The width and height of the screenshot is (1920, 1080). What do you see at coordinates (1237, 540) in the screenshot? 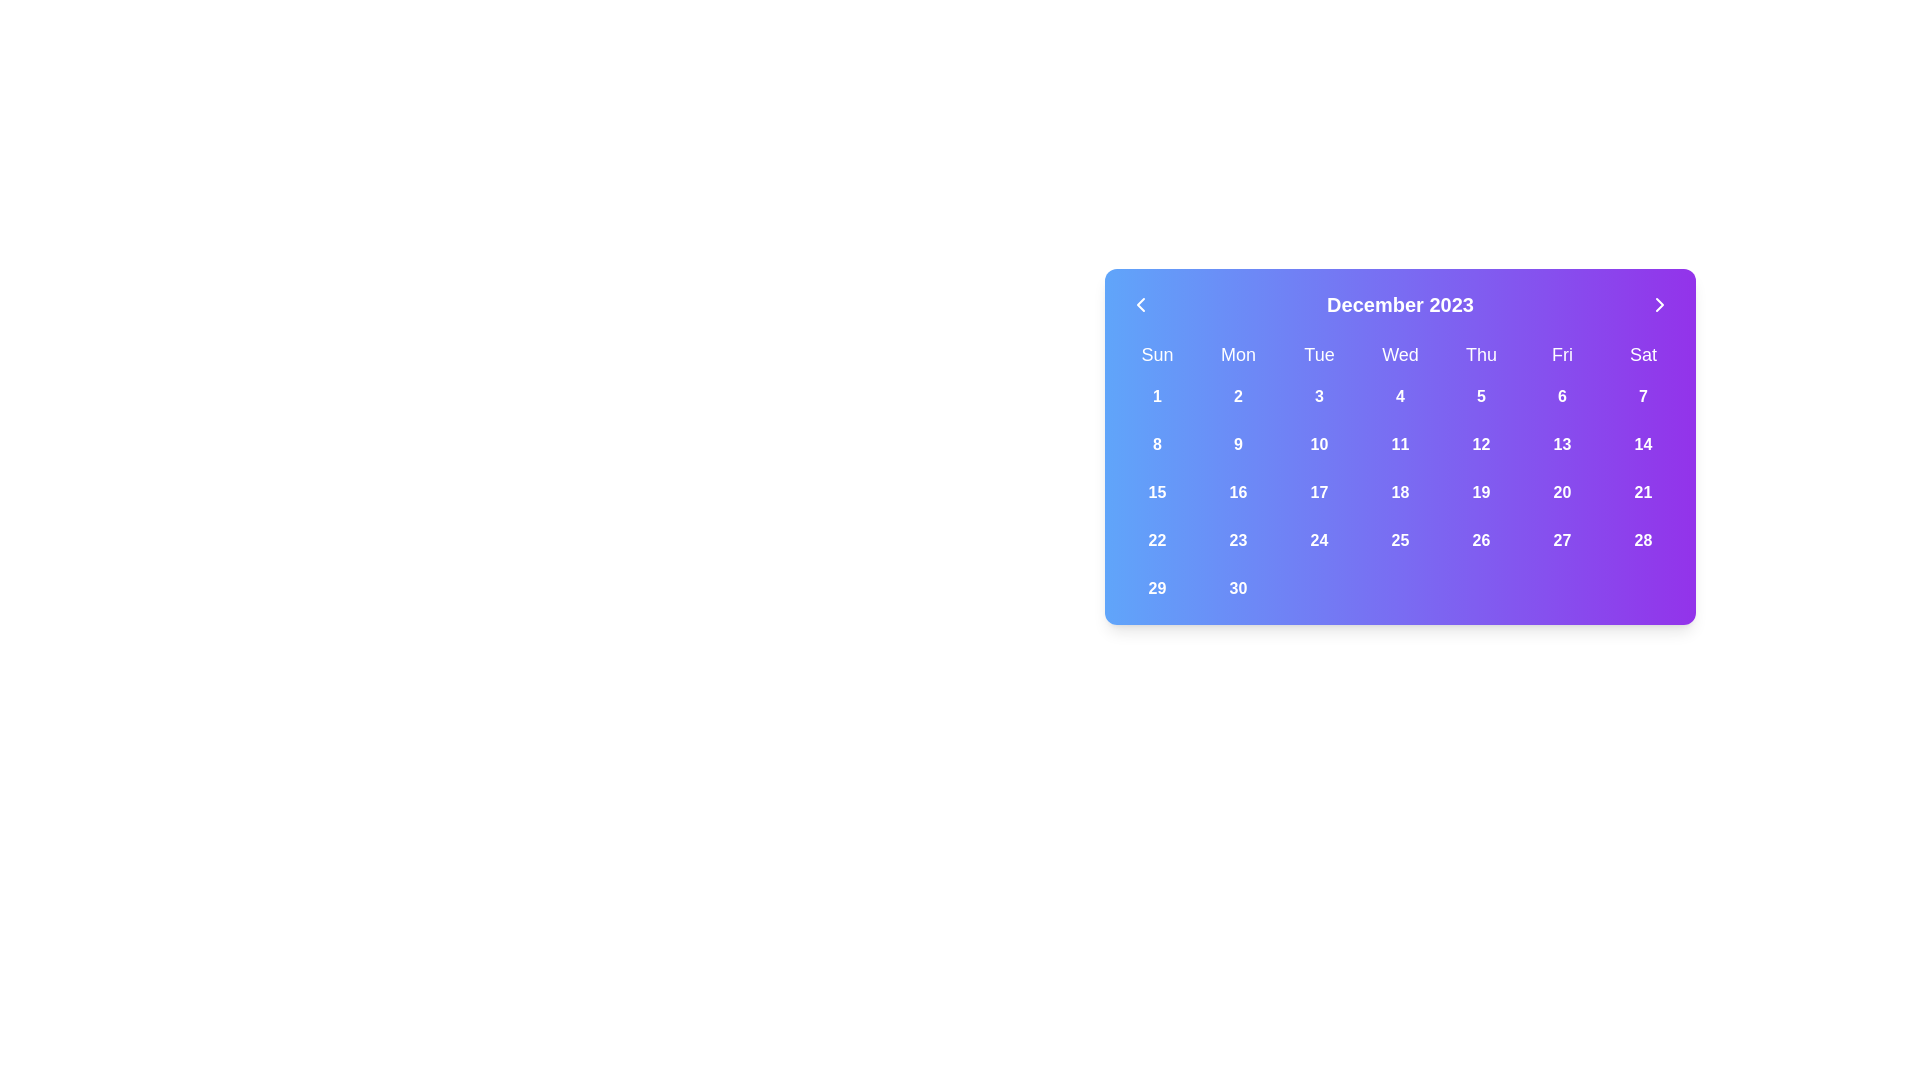
I see `the button-like element corresponding to the date '23' in the calendar grid layout` at bounding box center [1237, 540].